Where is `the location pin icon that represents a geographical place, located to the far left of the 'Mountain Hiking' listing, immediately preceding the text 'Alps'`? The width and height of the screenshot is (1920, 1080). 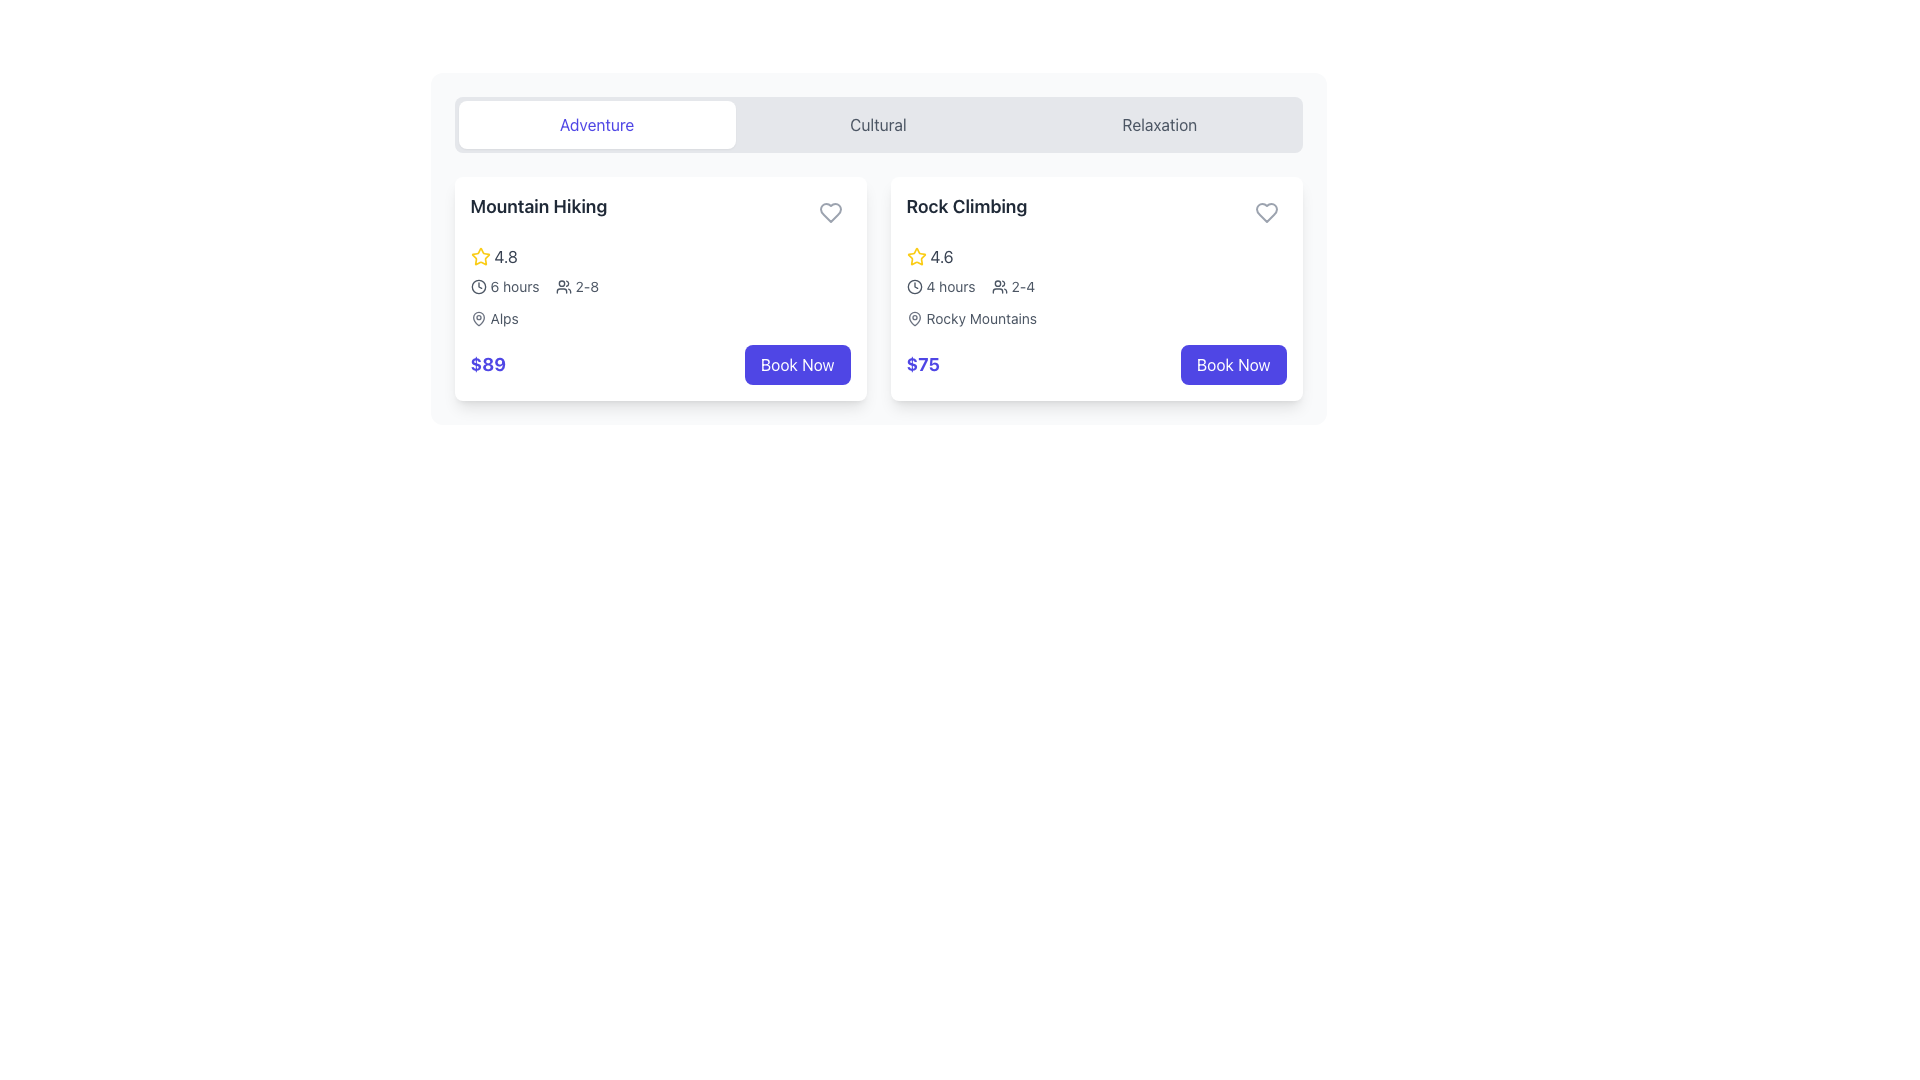
the location pin icon that represents a geographical place, located to the far left of the 'Mountain Hiking' listing, immediately preceding the text 'Alps' is located at coordinates (477, 318).